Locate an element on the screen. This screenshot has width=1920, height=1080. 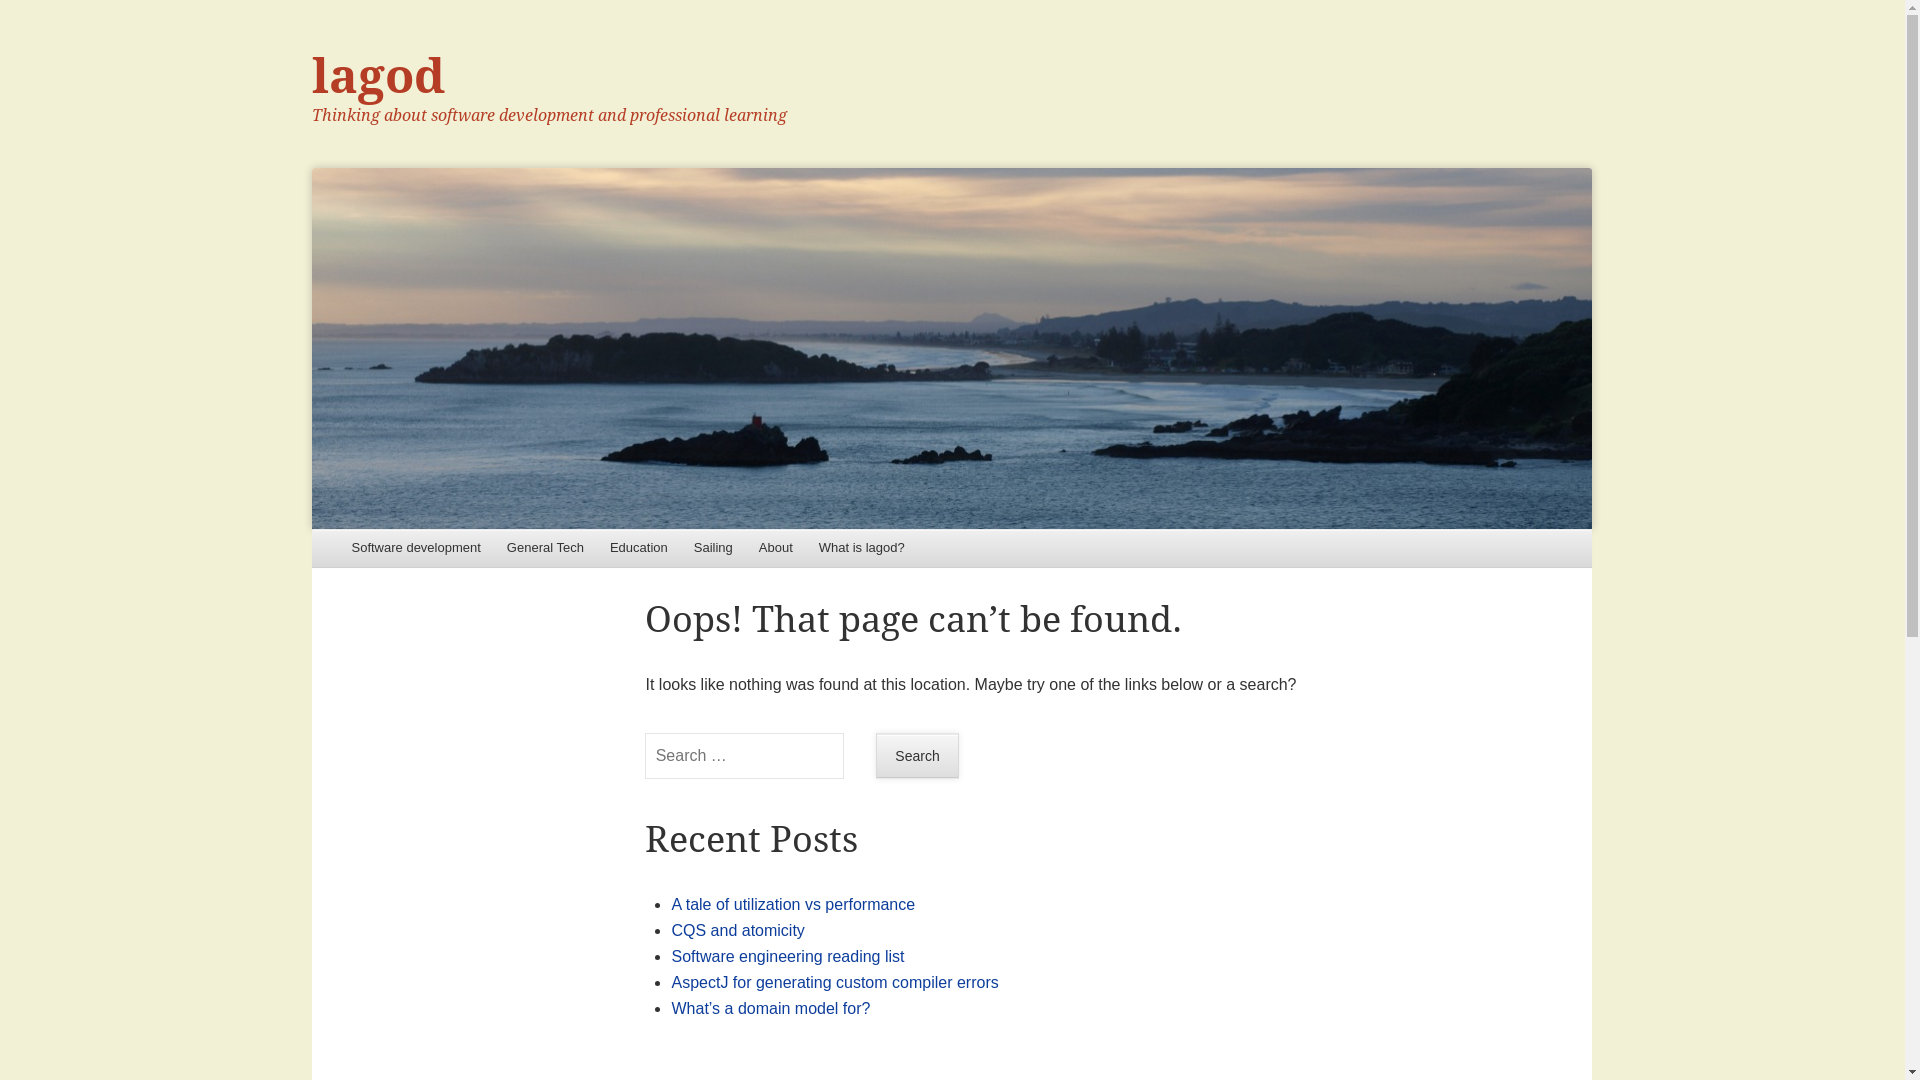
'Education' is located at coordinates (637, 548).